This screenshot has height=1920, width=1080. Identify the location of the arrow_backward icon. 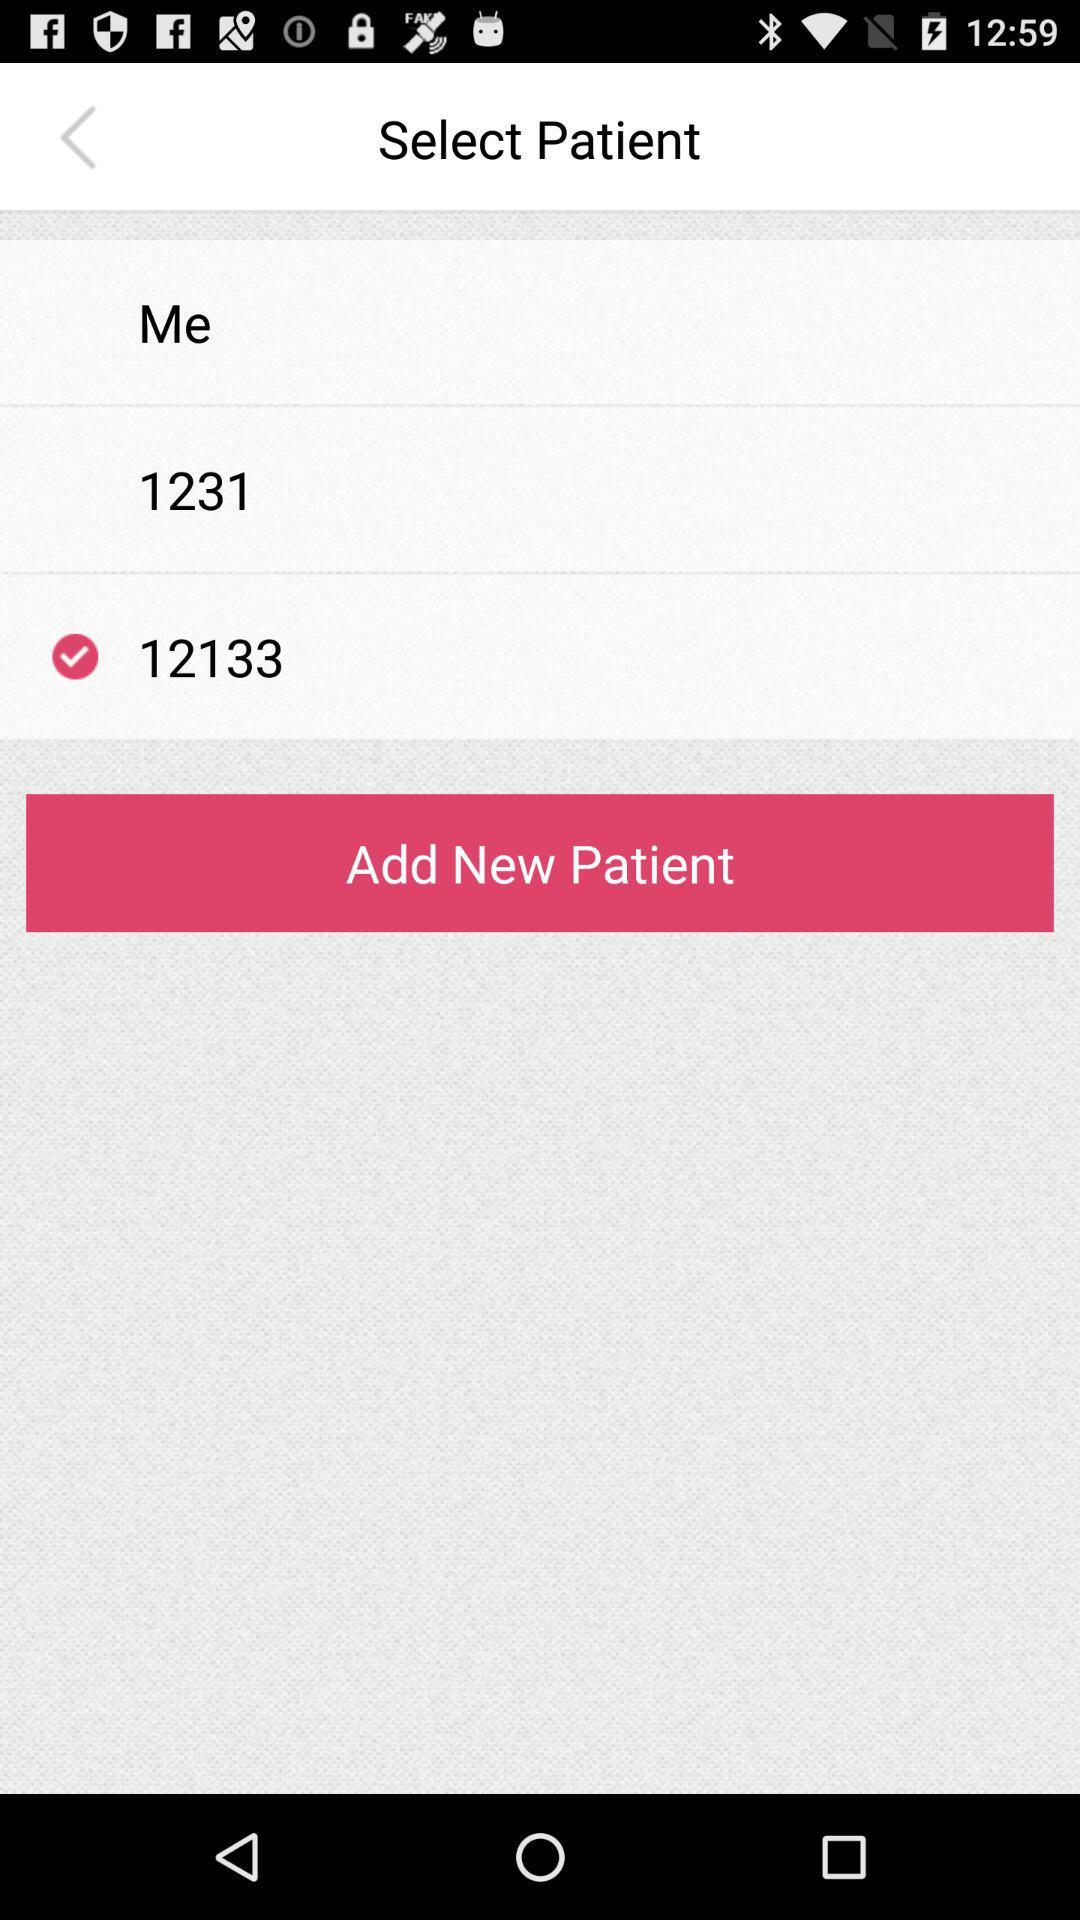
(82, 147).